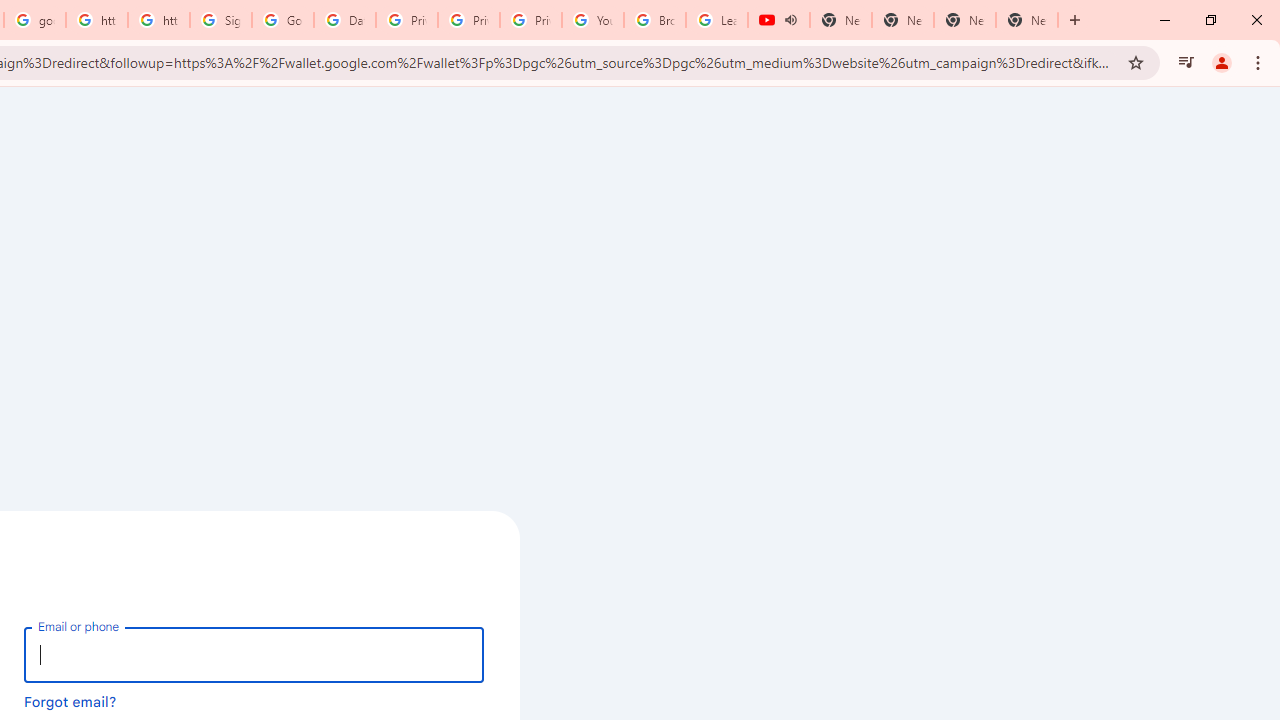  Describe the element at coordinates (1027, 20) in the screenshot. I see `'New Tab'` at that location.